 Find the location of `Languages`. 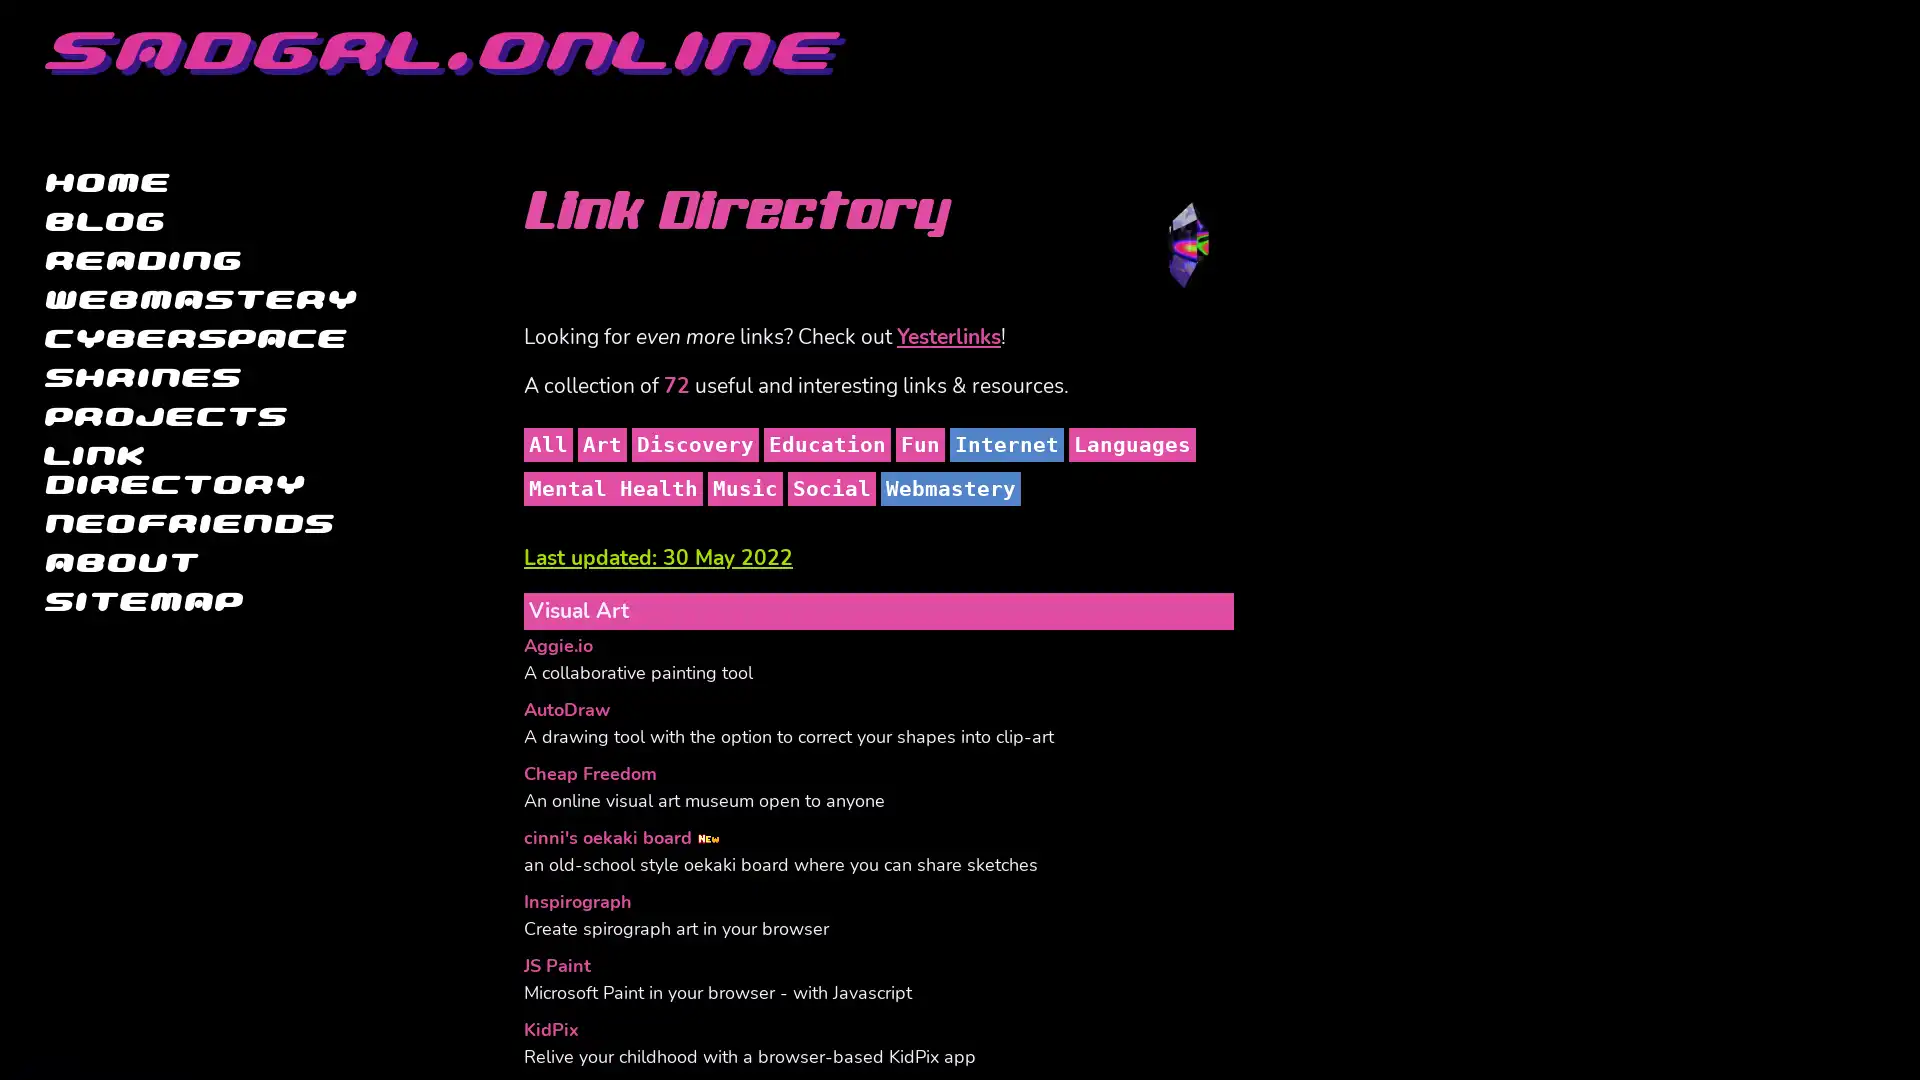

Languages is located at coordinates (1132, 442).